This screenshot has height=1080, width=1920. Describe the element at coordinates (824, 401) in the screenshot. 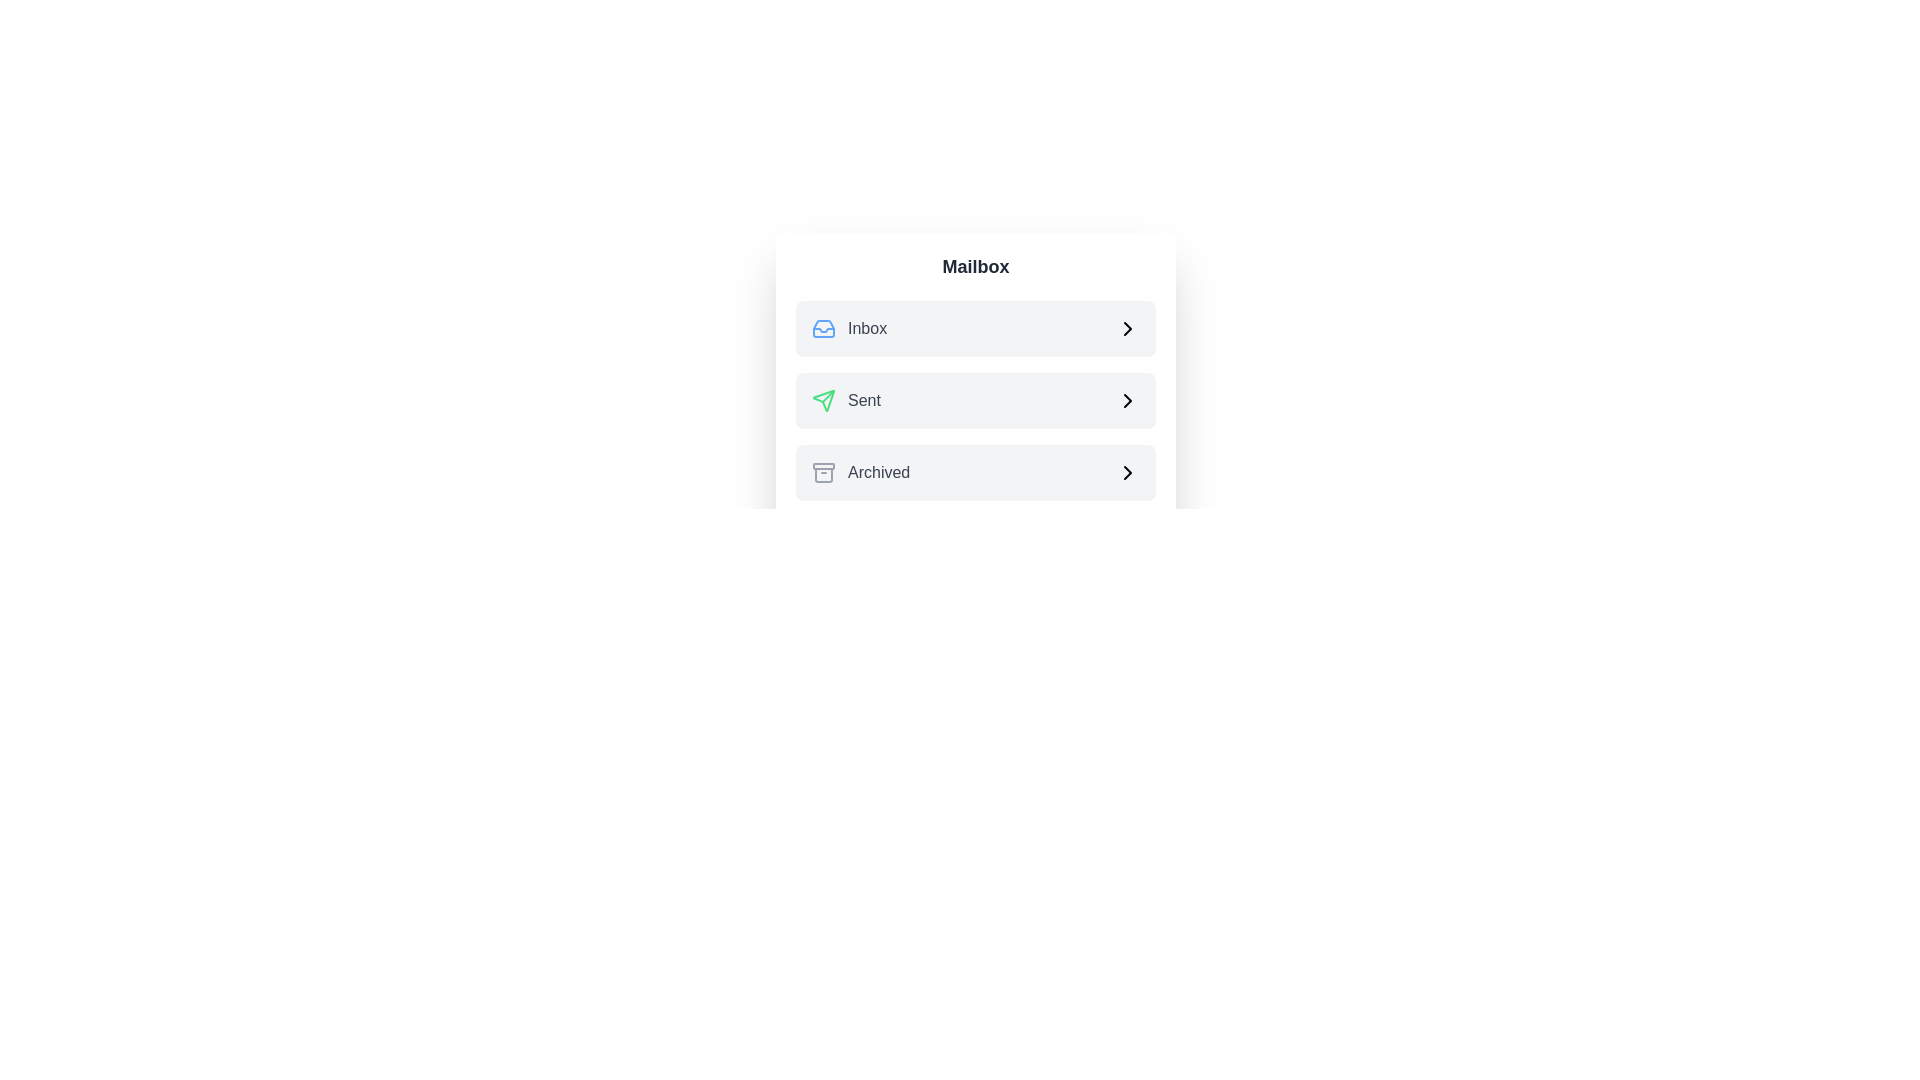

I see `the 'Sent' icon located to the left of the 'Sent' text in the second row of the mailbox entries` at that location.